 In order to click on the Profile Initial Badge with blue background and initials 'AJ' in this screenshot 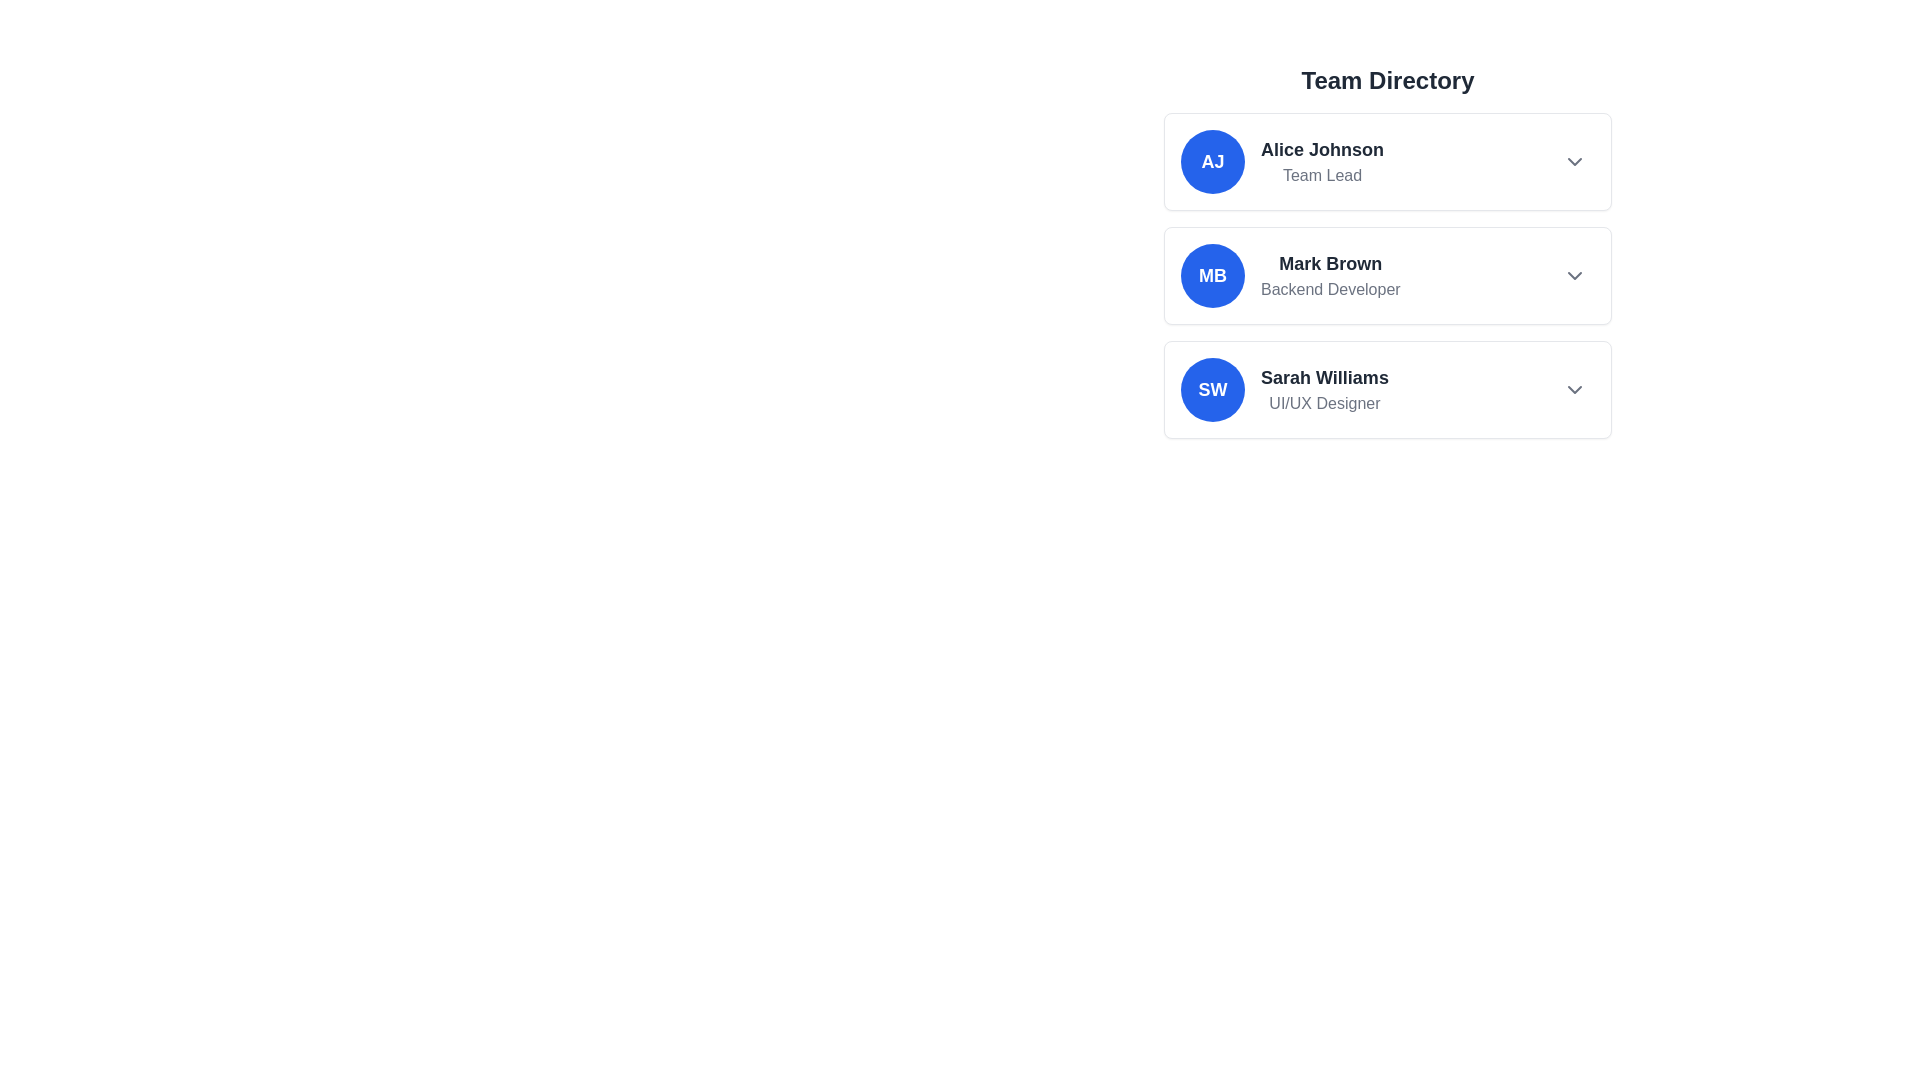, I will do `click(1212, 161)`.